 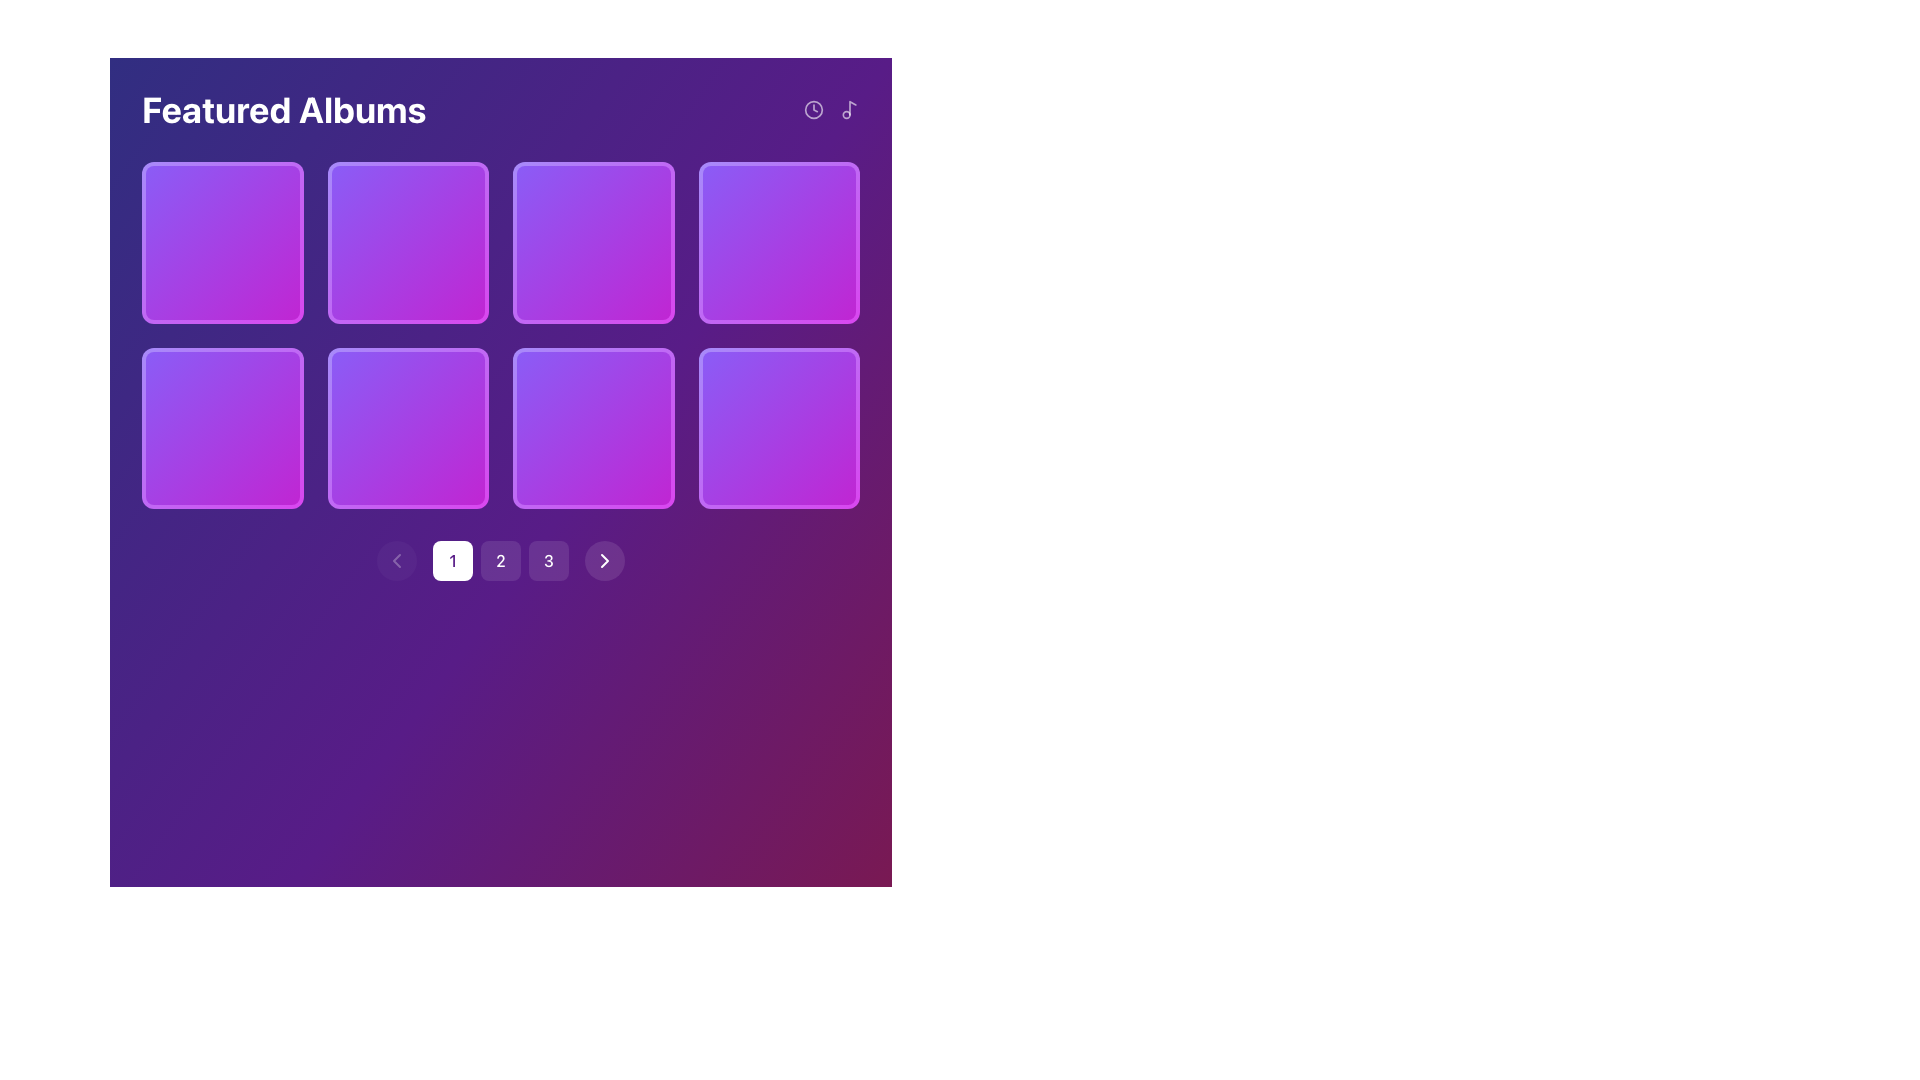 What do you see at coordinates (407, 452) in the screenshot?
I see `displayed information from the metadata overlay for the second album card in the second row of the album grid` at bounding box center [407, 452].